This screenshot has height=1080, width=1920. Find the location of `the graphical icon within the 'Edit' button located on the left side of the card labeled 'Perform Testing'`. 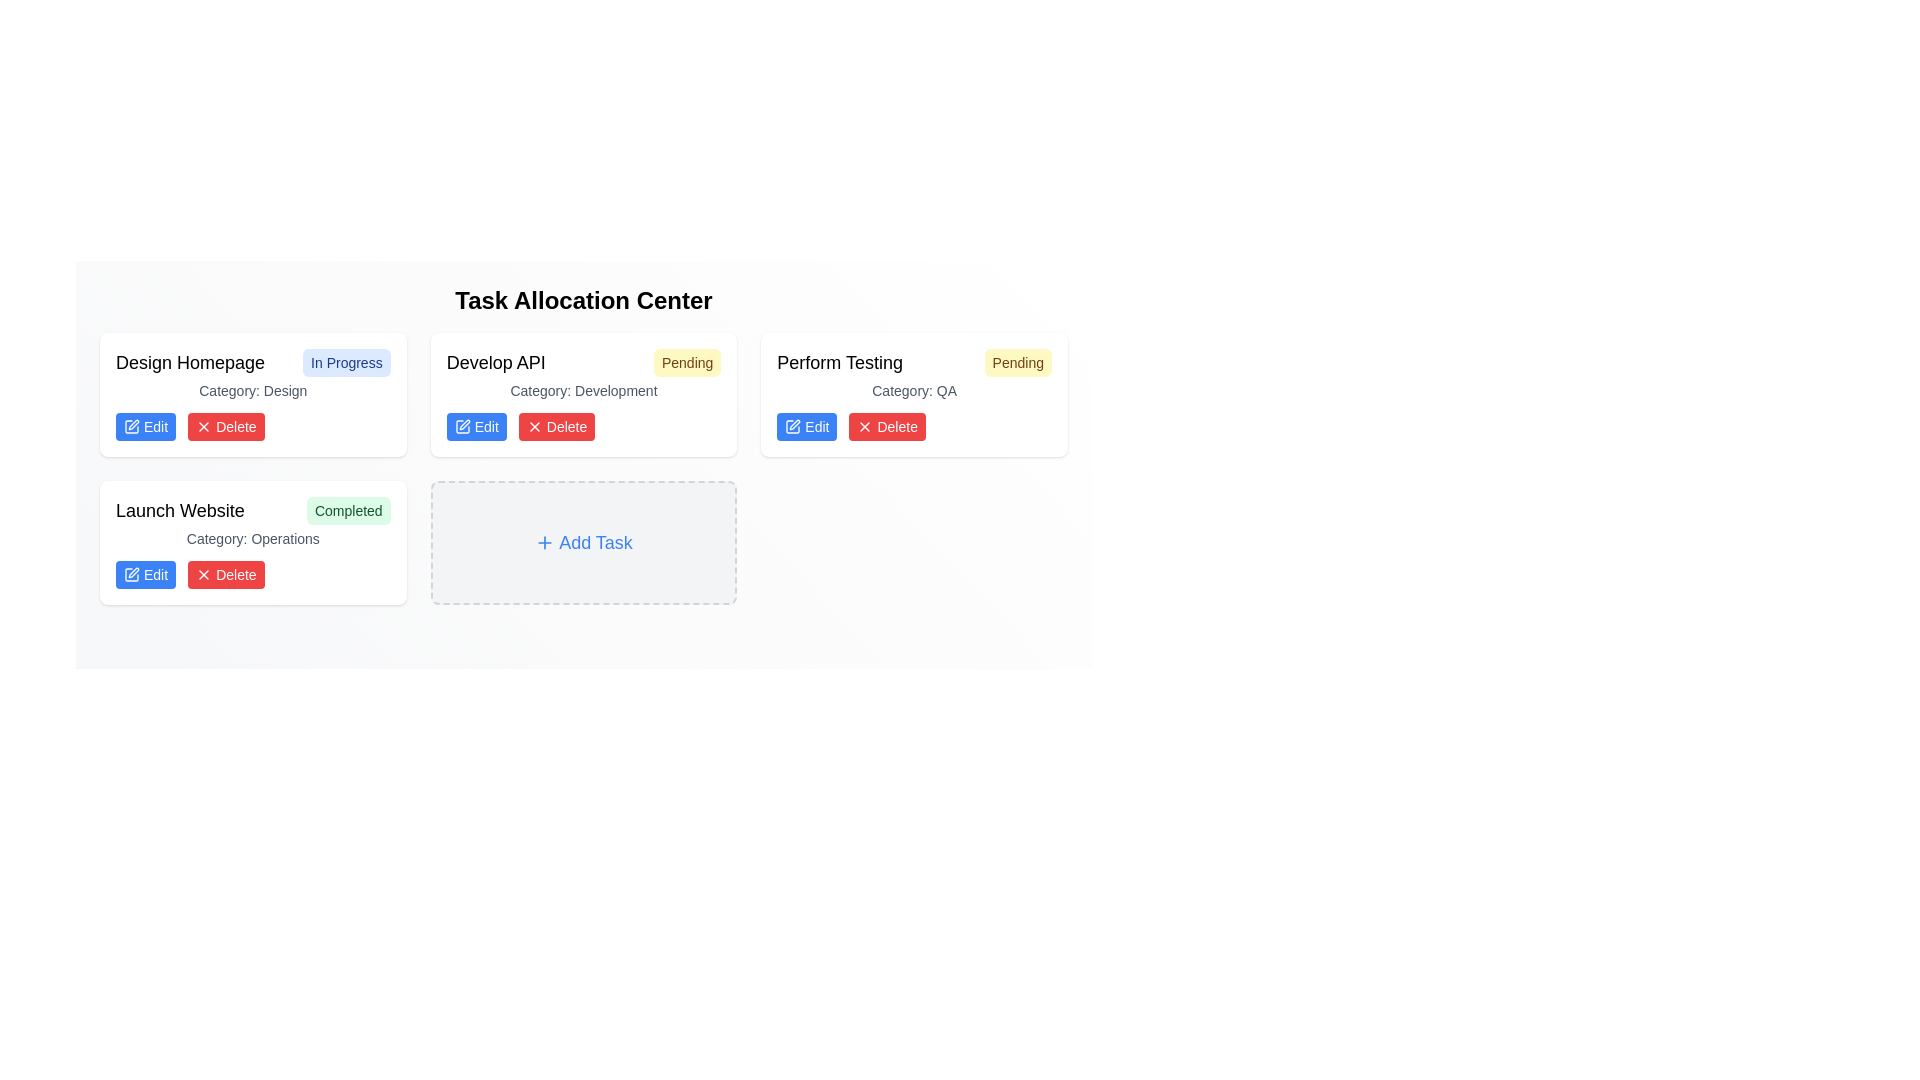

the graphical icon within the 'Edit' button located on the left side of the card labeled 'Perform Testing' is located at coordinates (792, 426).